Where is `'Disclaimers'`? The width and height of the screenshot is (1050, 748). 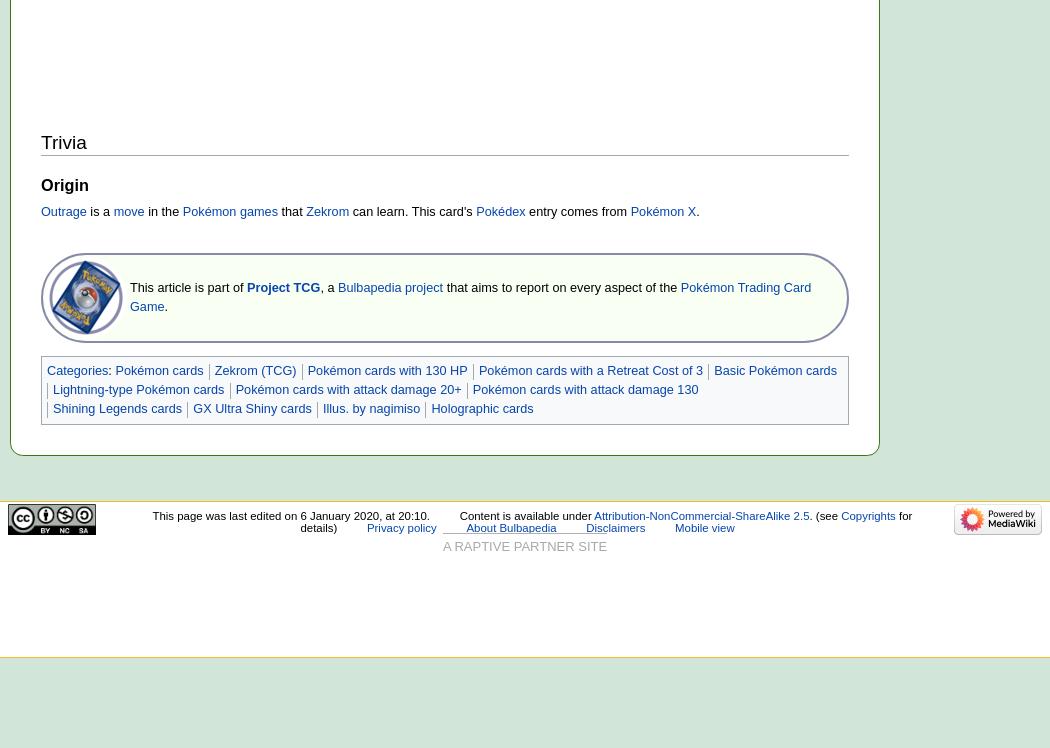
'Disclaimers' is located at coordinates (615, 525).